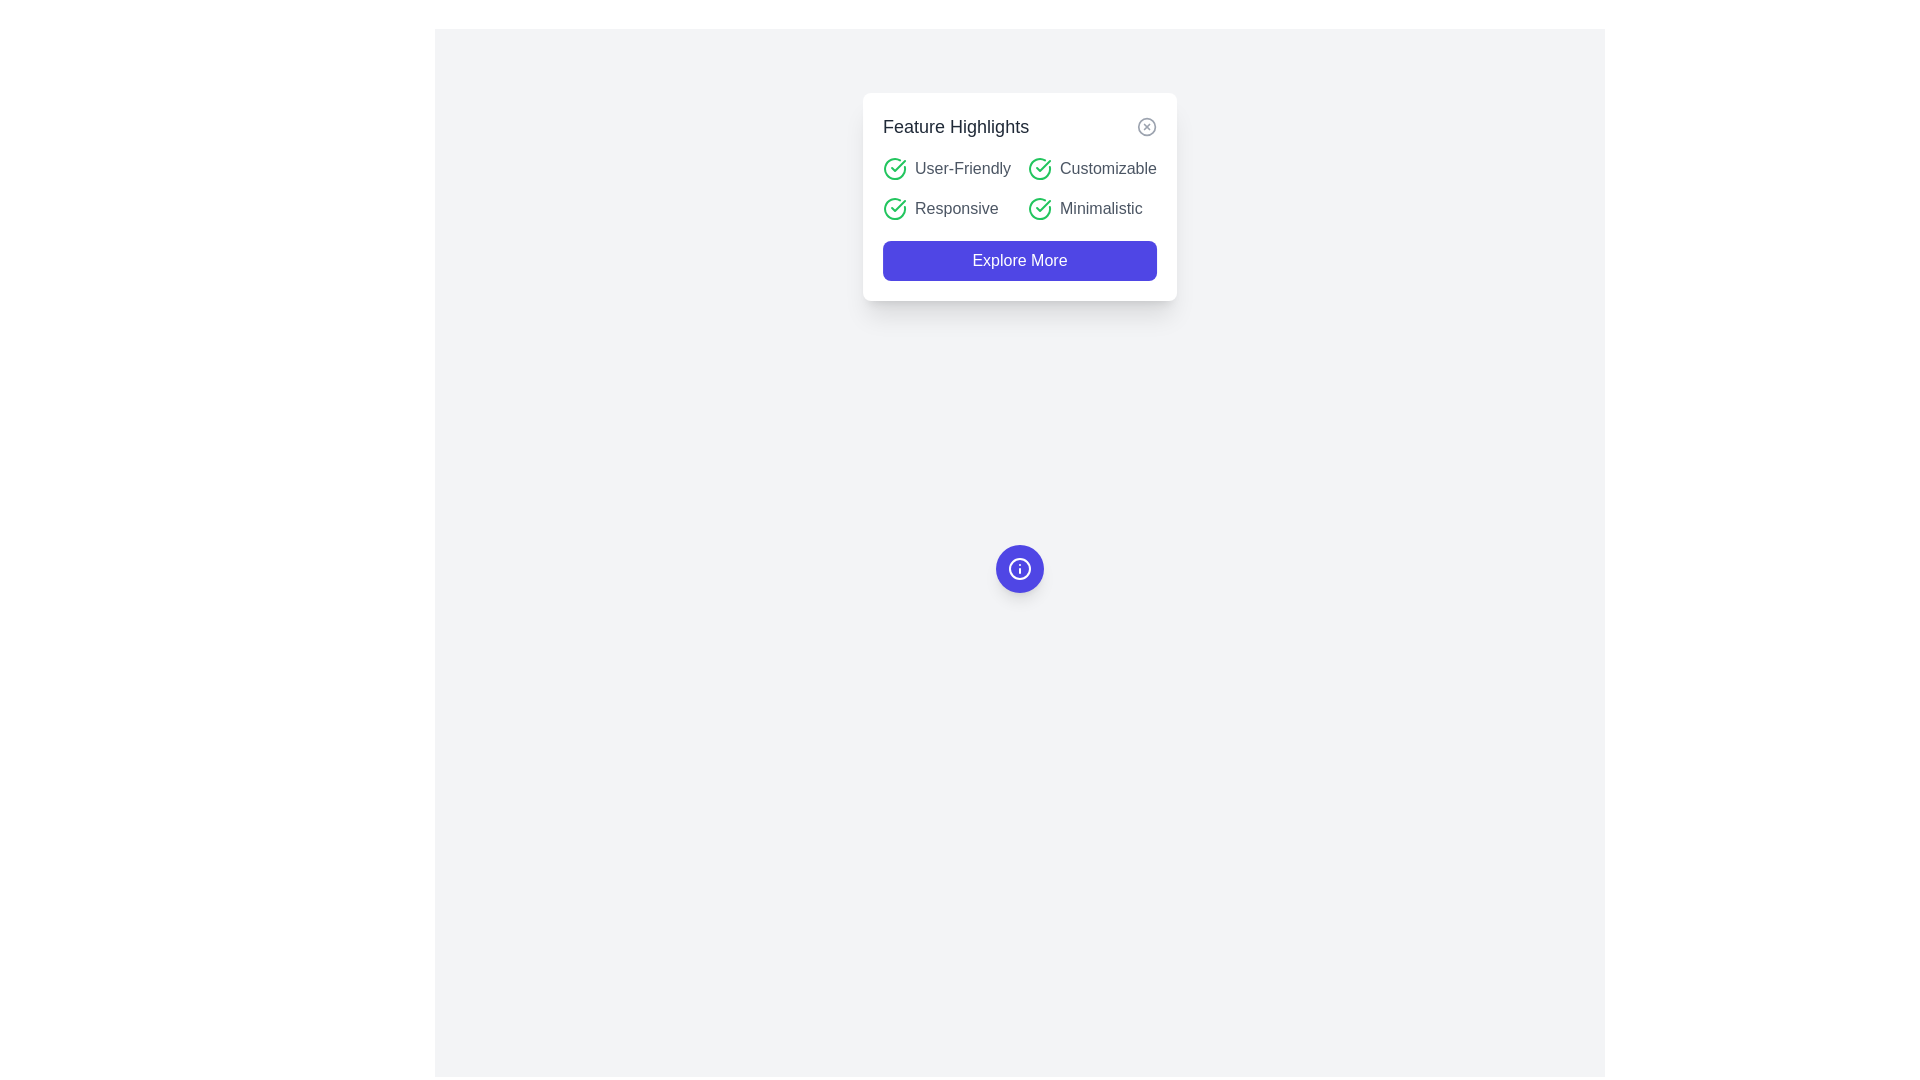  What do you see at coordinates (1091, 168) in the screenshot?
I see `the interactive Label with icon that reads 'Customizable', featuring a circular green checkmark to the left, located in the top-right quadrant of the interface` at bounding box center [1091, 168].